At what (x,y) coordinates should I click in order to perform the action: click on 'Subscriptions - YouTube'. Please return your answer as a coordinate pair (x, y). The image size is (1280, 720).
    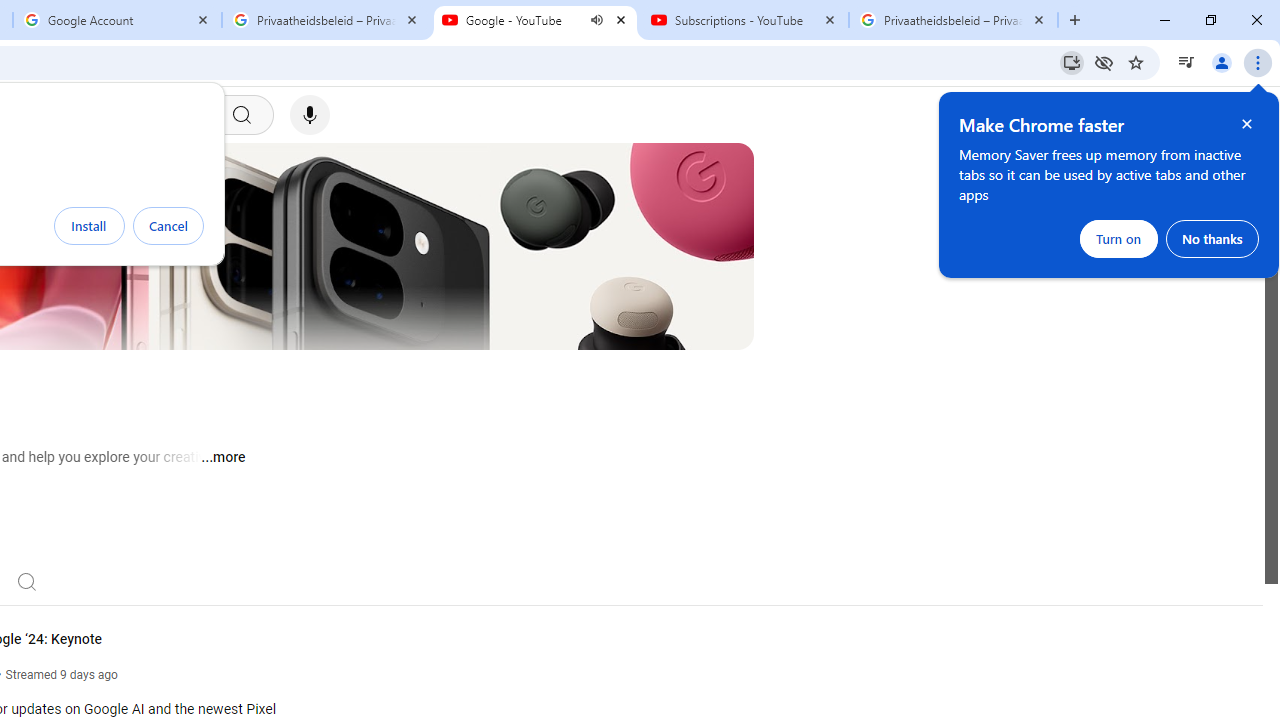
    Looking at the image, I should click on (743, 20).